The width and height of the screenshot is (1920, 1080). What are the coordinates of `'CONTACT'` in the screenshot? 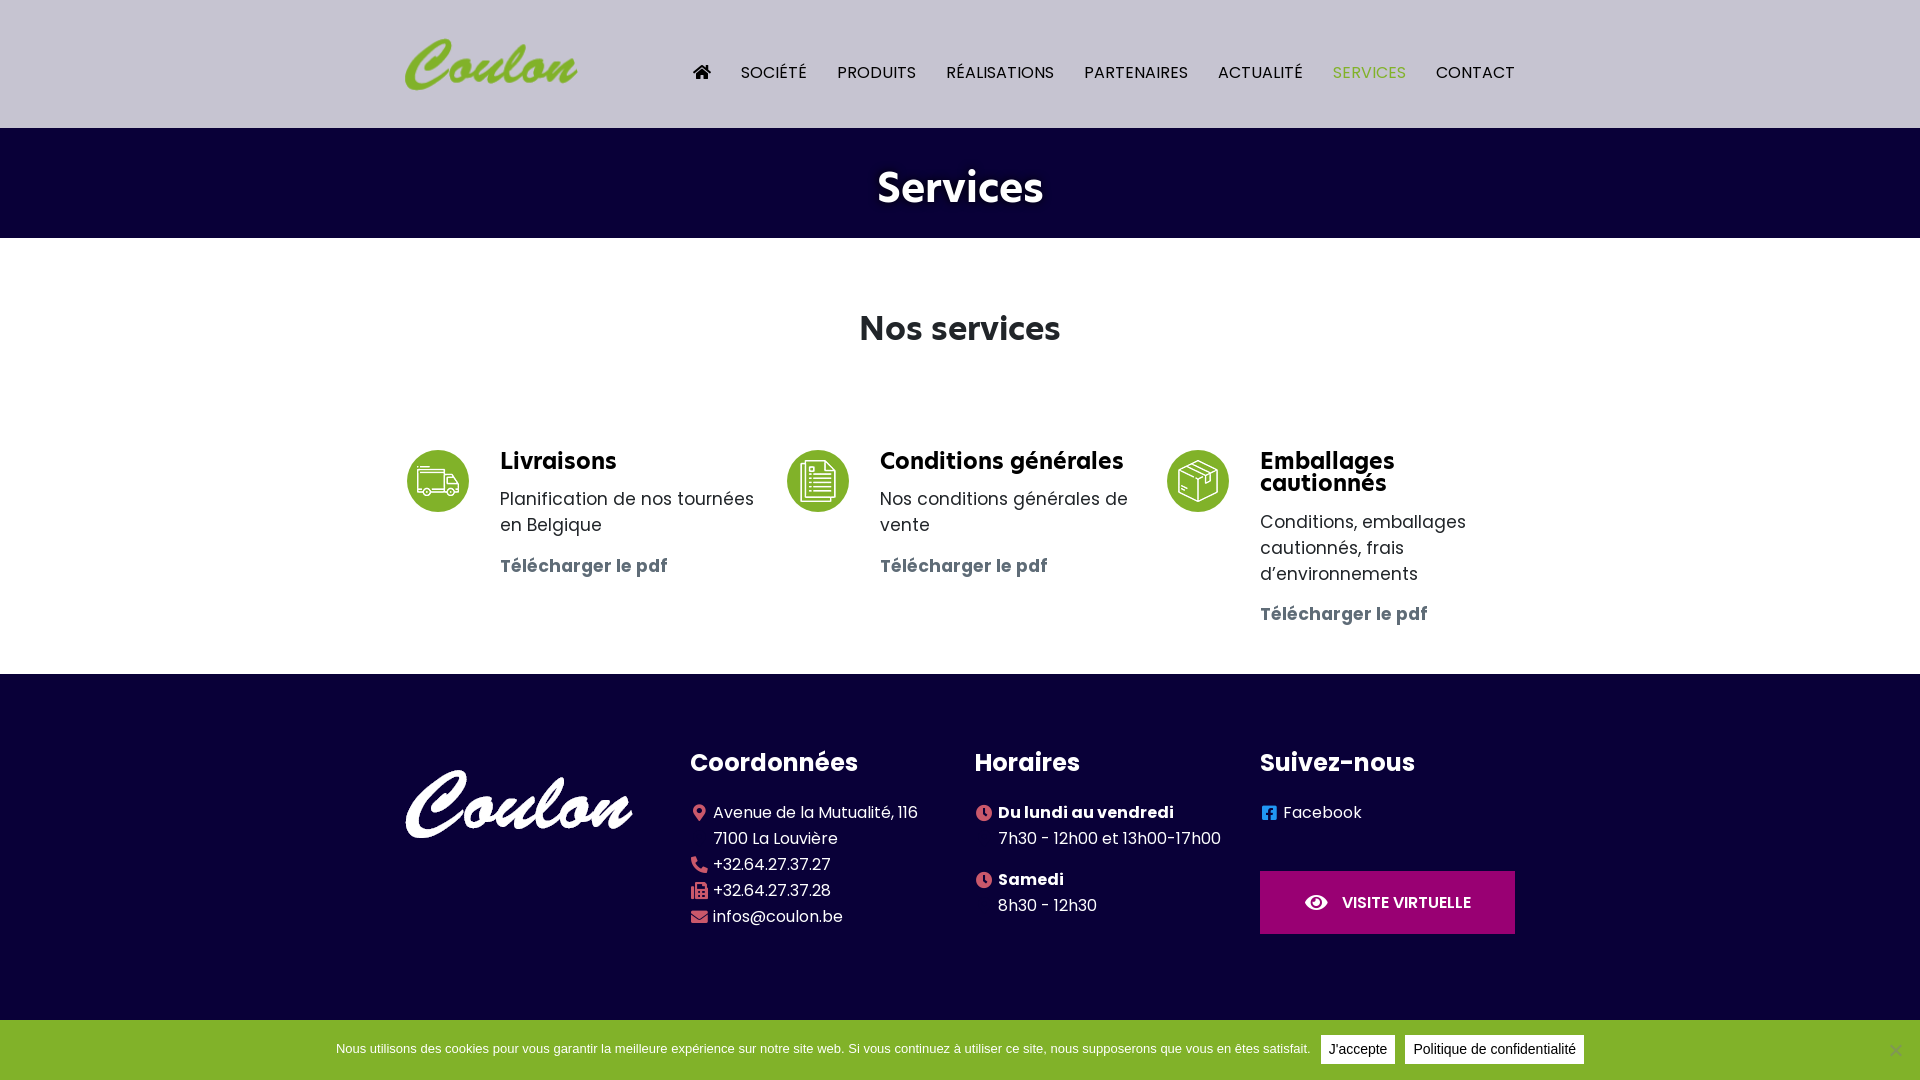 It's located at (1460, 62).